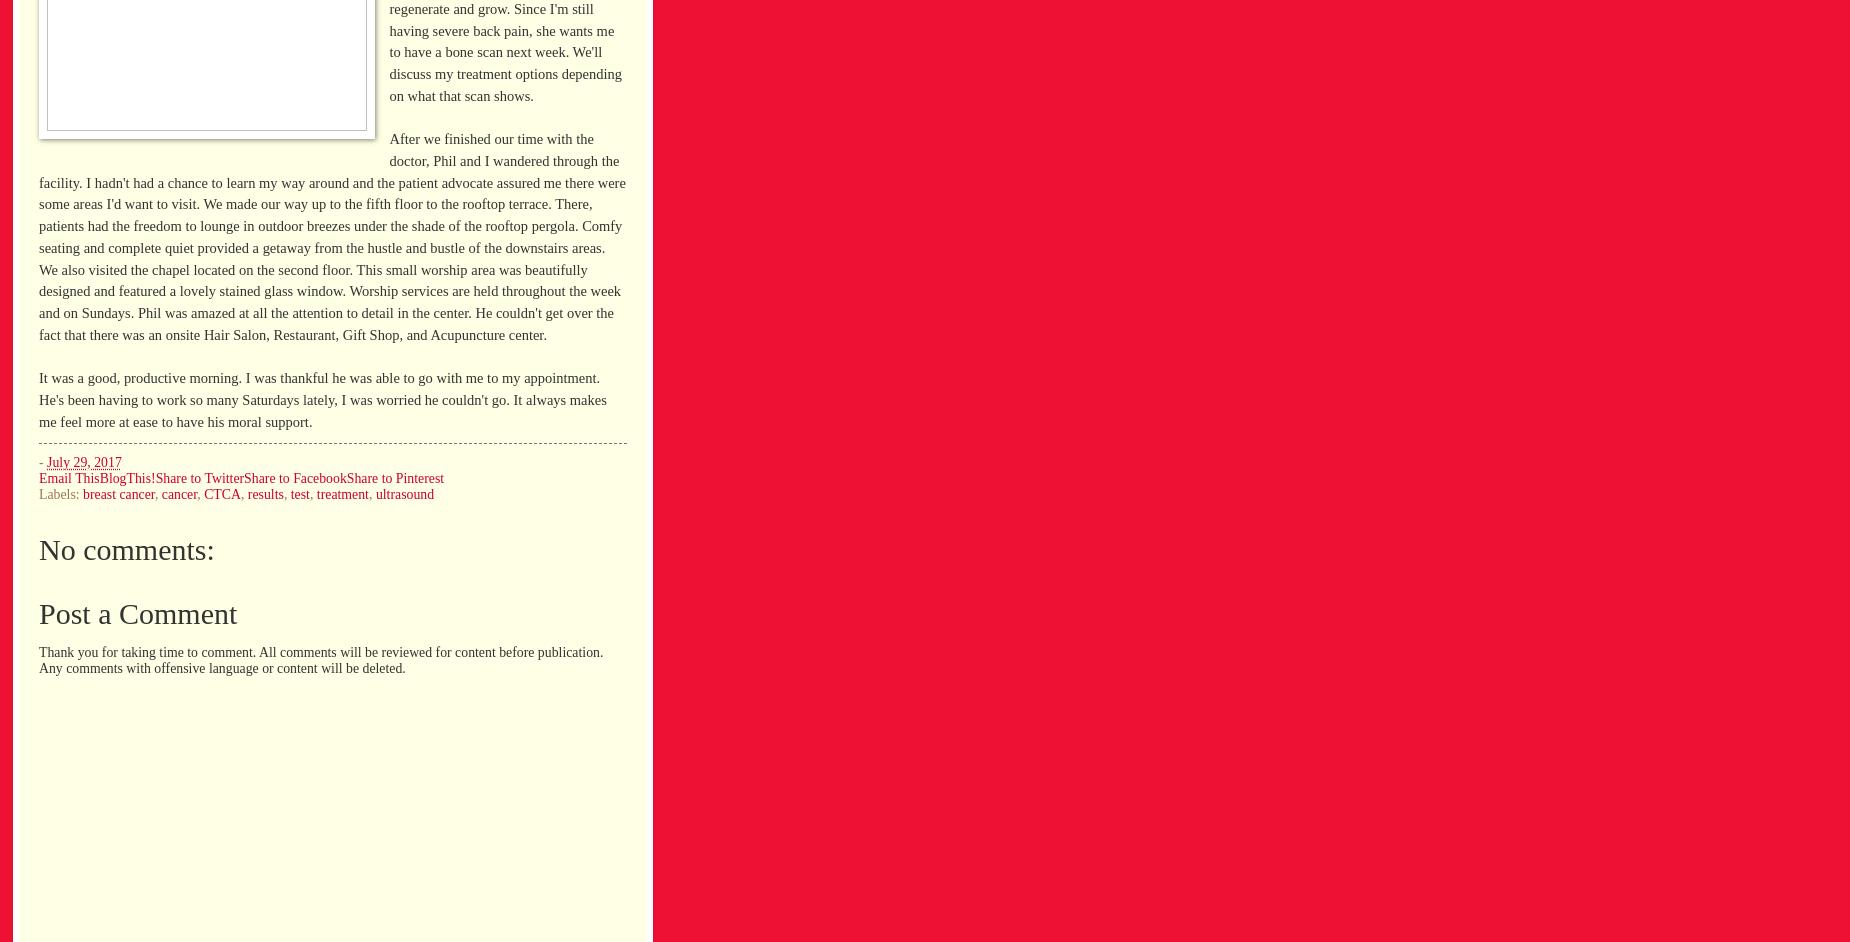 This screenshot has height=942, width=1850. Describe the element at coordinates (331, 236) in the screenshot. I see `'After we finished our time with the doctor, Phil and I wandered through the facility. I hadn't had a chance to learn my way around and the patient advocate assured me there were some areas I'd want to visit. We made our way up to the fifth floor to the rooftop terrace. There, patients had the freedom to lounge in outdoor breezes under the shade of the rooftop pergola. Comfy seating and complete quiet provided a getaway from the hustle and bustle of the downstairs areas. We also visited the chapel located on the second floor. This small worship area was beautifully designed and featured a lovely stained glass window. Worship services are held throughout the week and on Sundays. Phil was amazed at all the attention to detail in the center. He couldn't get over the fact that there was an onsite Hair Salon, Restaurant, Gift Shop, and Acupuncture center.'` at that location.